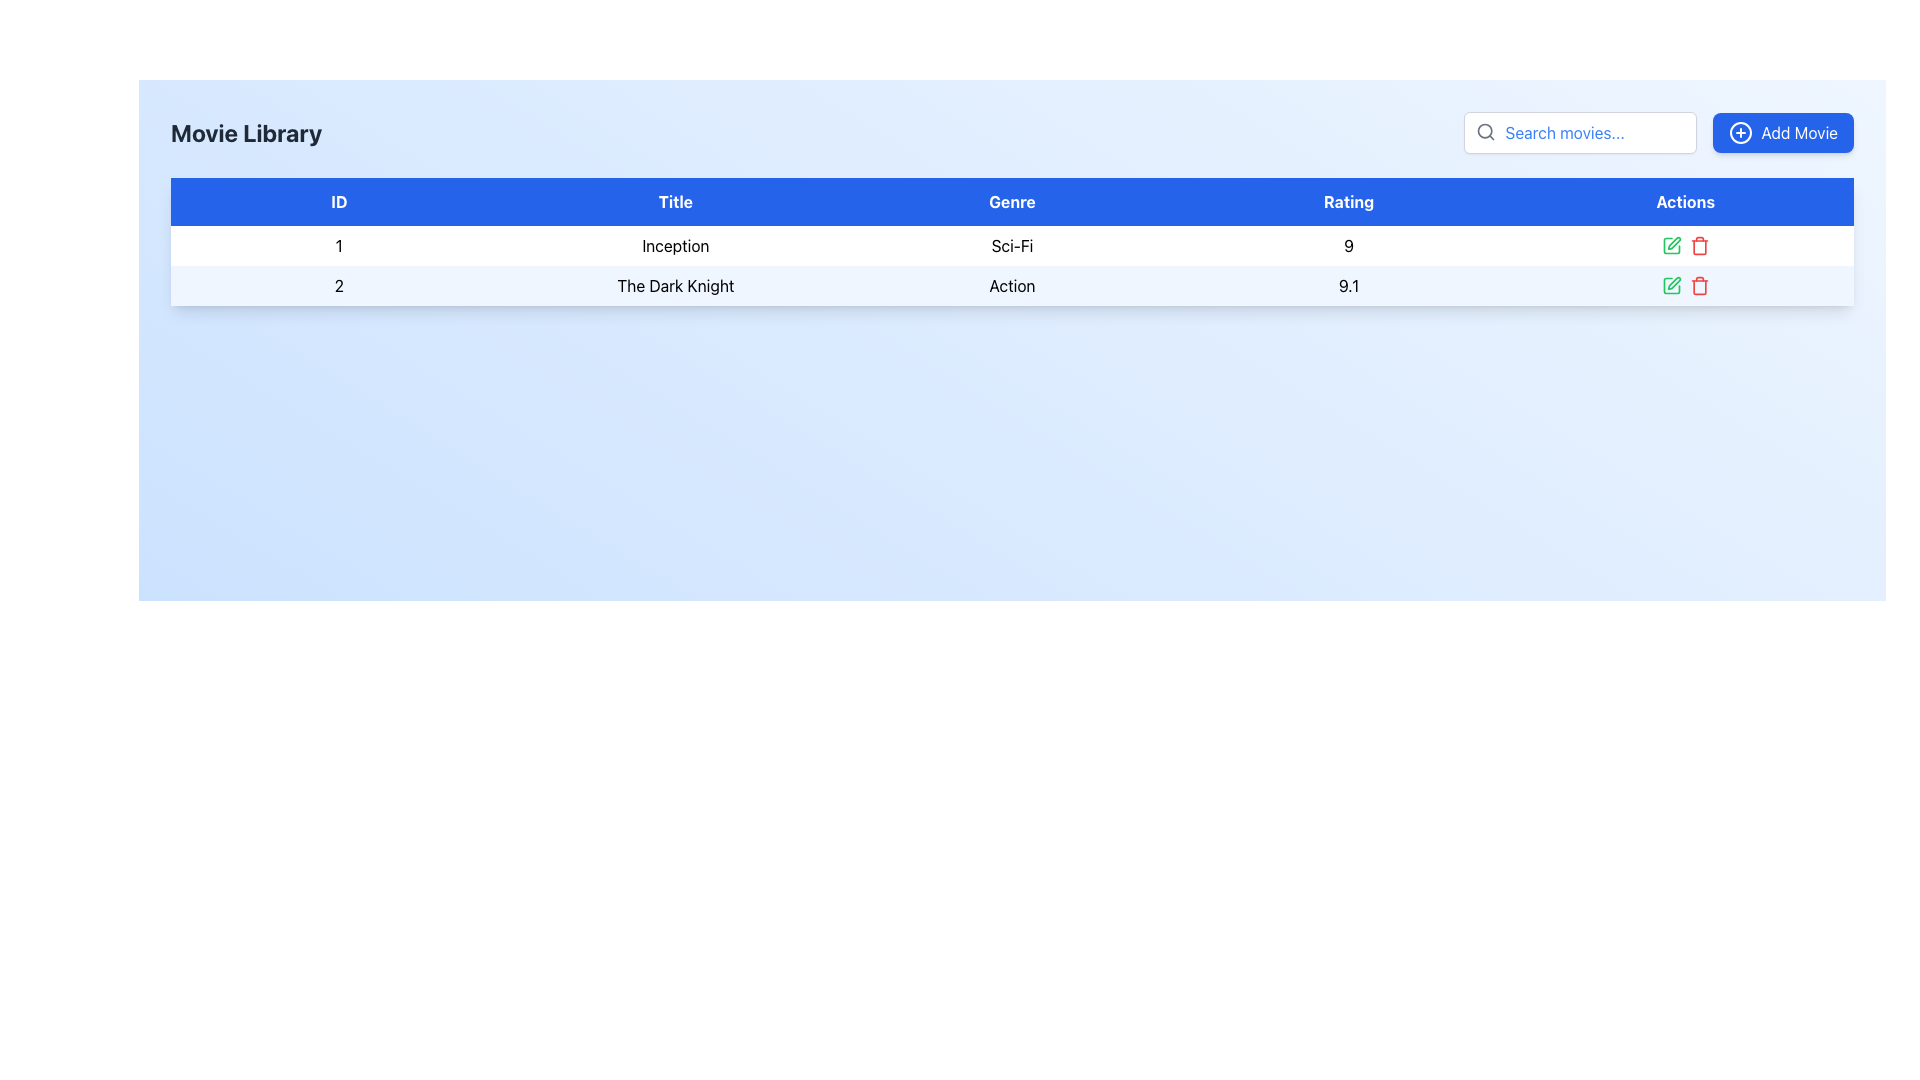 Image resolution: width=1920 pixels, height=1080 pixels. I want to click on the SVG icon located in the 'Actions' column next to the first row for the movie titled 'Inception', so click(1671, 245).